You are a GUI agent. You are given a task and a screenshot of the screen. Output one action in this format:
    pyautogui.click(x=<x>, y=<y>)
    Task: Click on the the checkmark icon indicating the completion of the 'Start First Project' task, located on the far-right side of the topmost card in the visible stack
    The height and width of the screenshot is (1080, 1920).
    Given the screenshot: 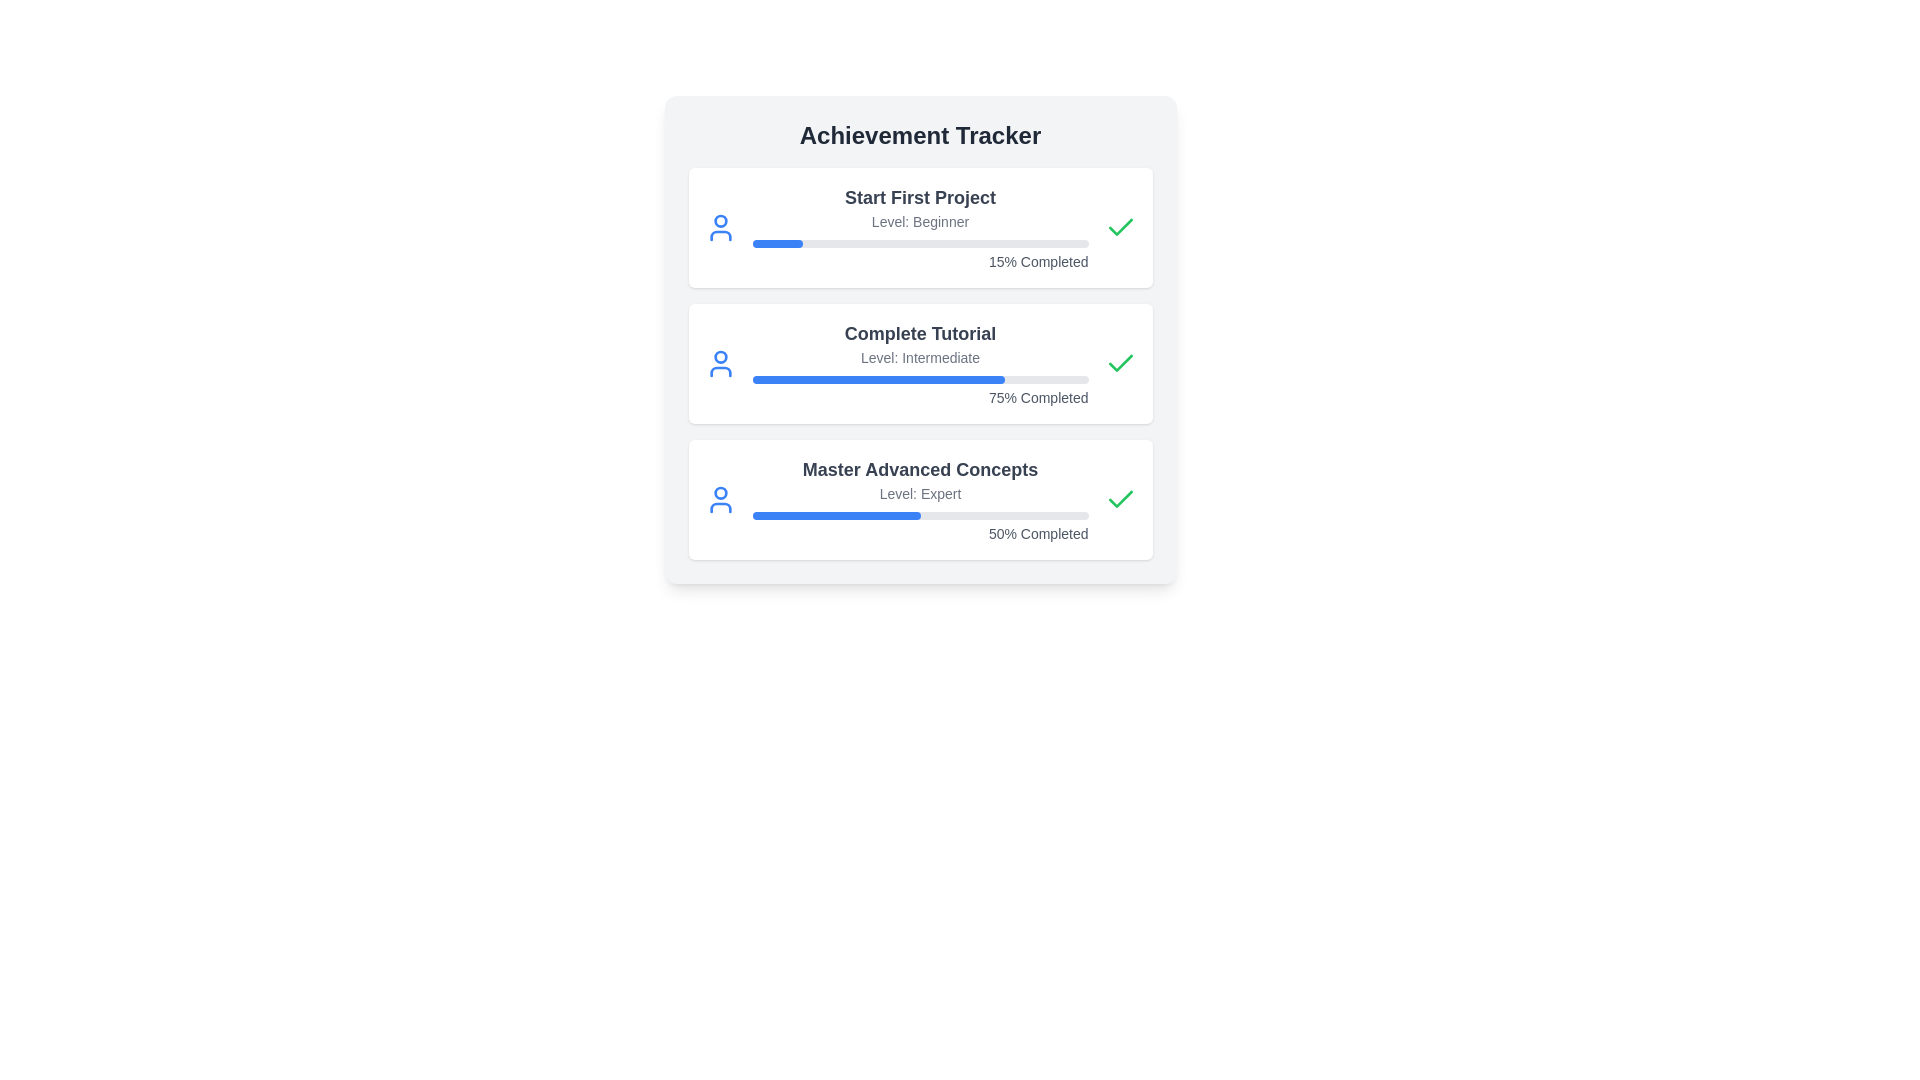 What is the action you would take?
    pyautogui.click(x=1120, y=226)
    